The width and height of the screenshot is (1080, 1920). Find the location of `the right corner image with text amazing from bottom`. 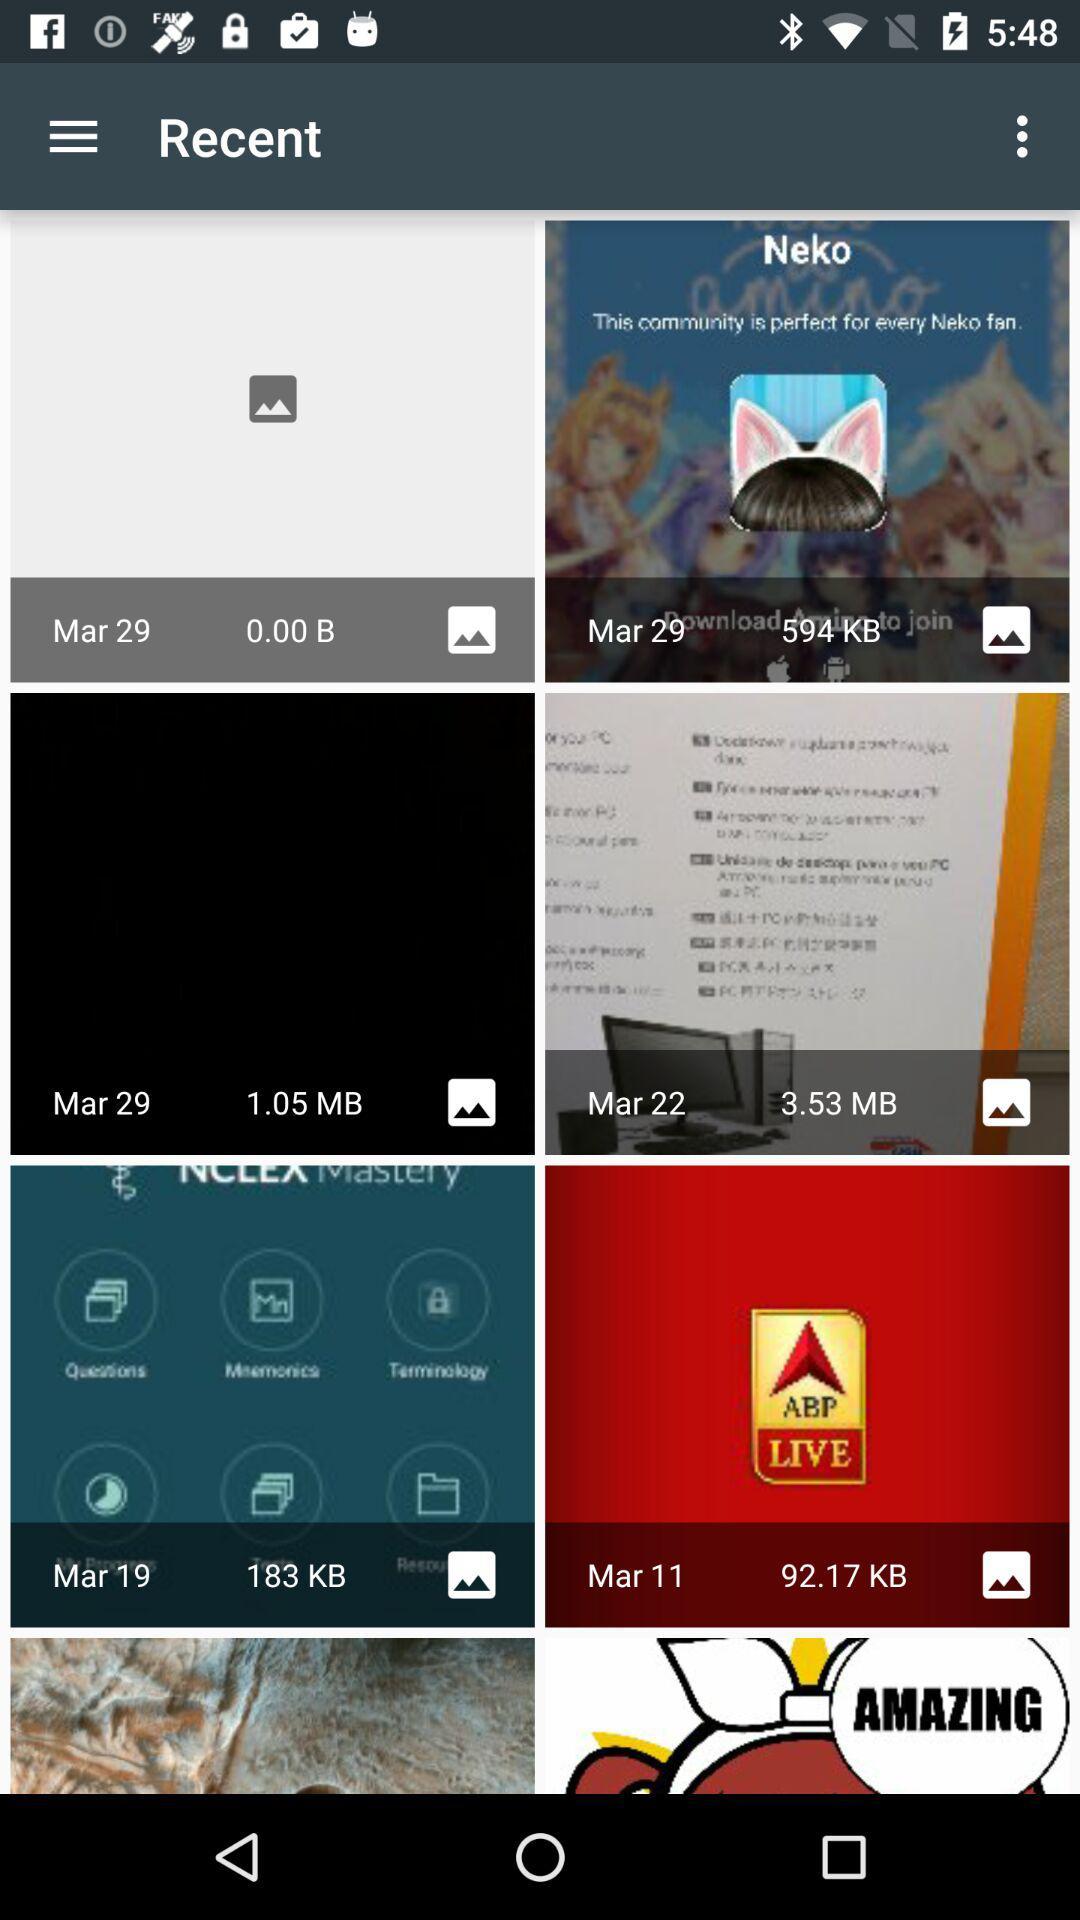

the right corner image with text amazing from bottom is located at coordinates (806, 1714).